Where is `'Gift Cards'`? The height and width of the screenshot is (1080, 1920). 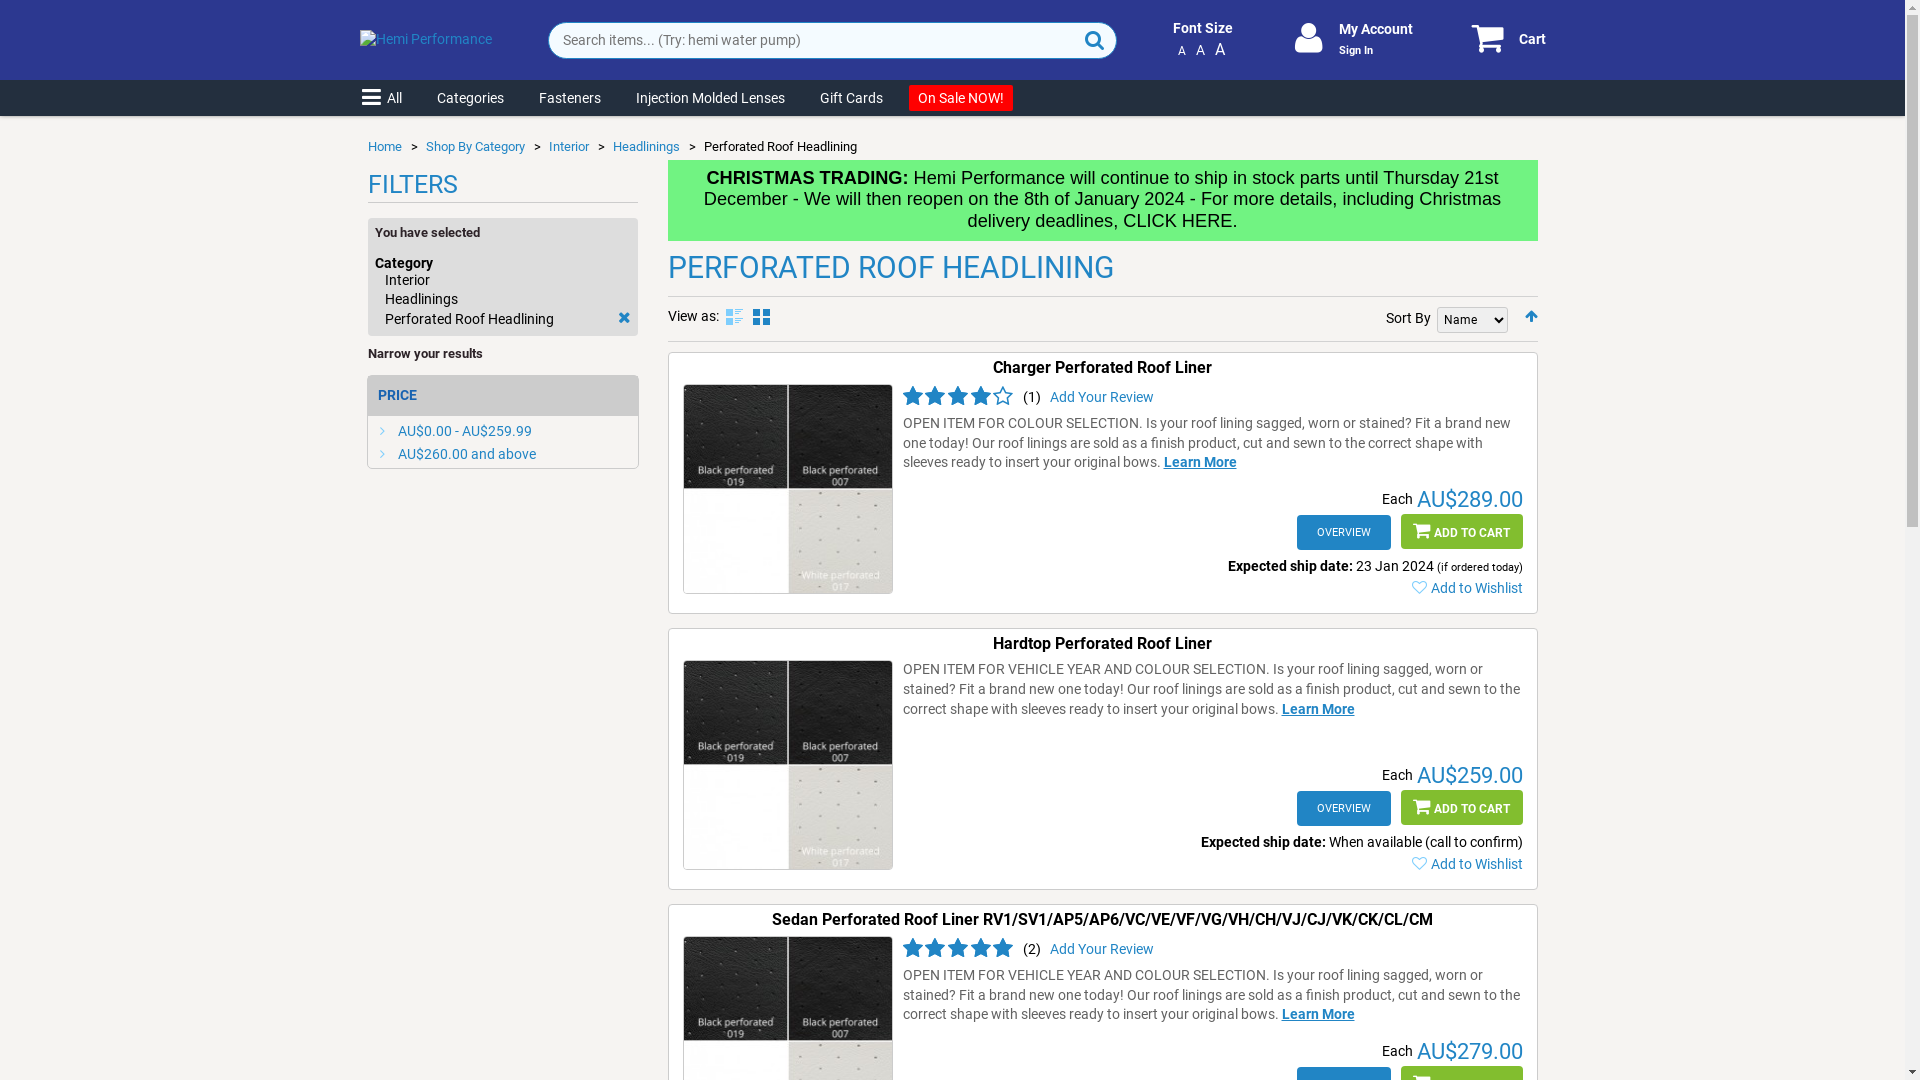 'Gift Cards' is located at coordinates (850, 97).